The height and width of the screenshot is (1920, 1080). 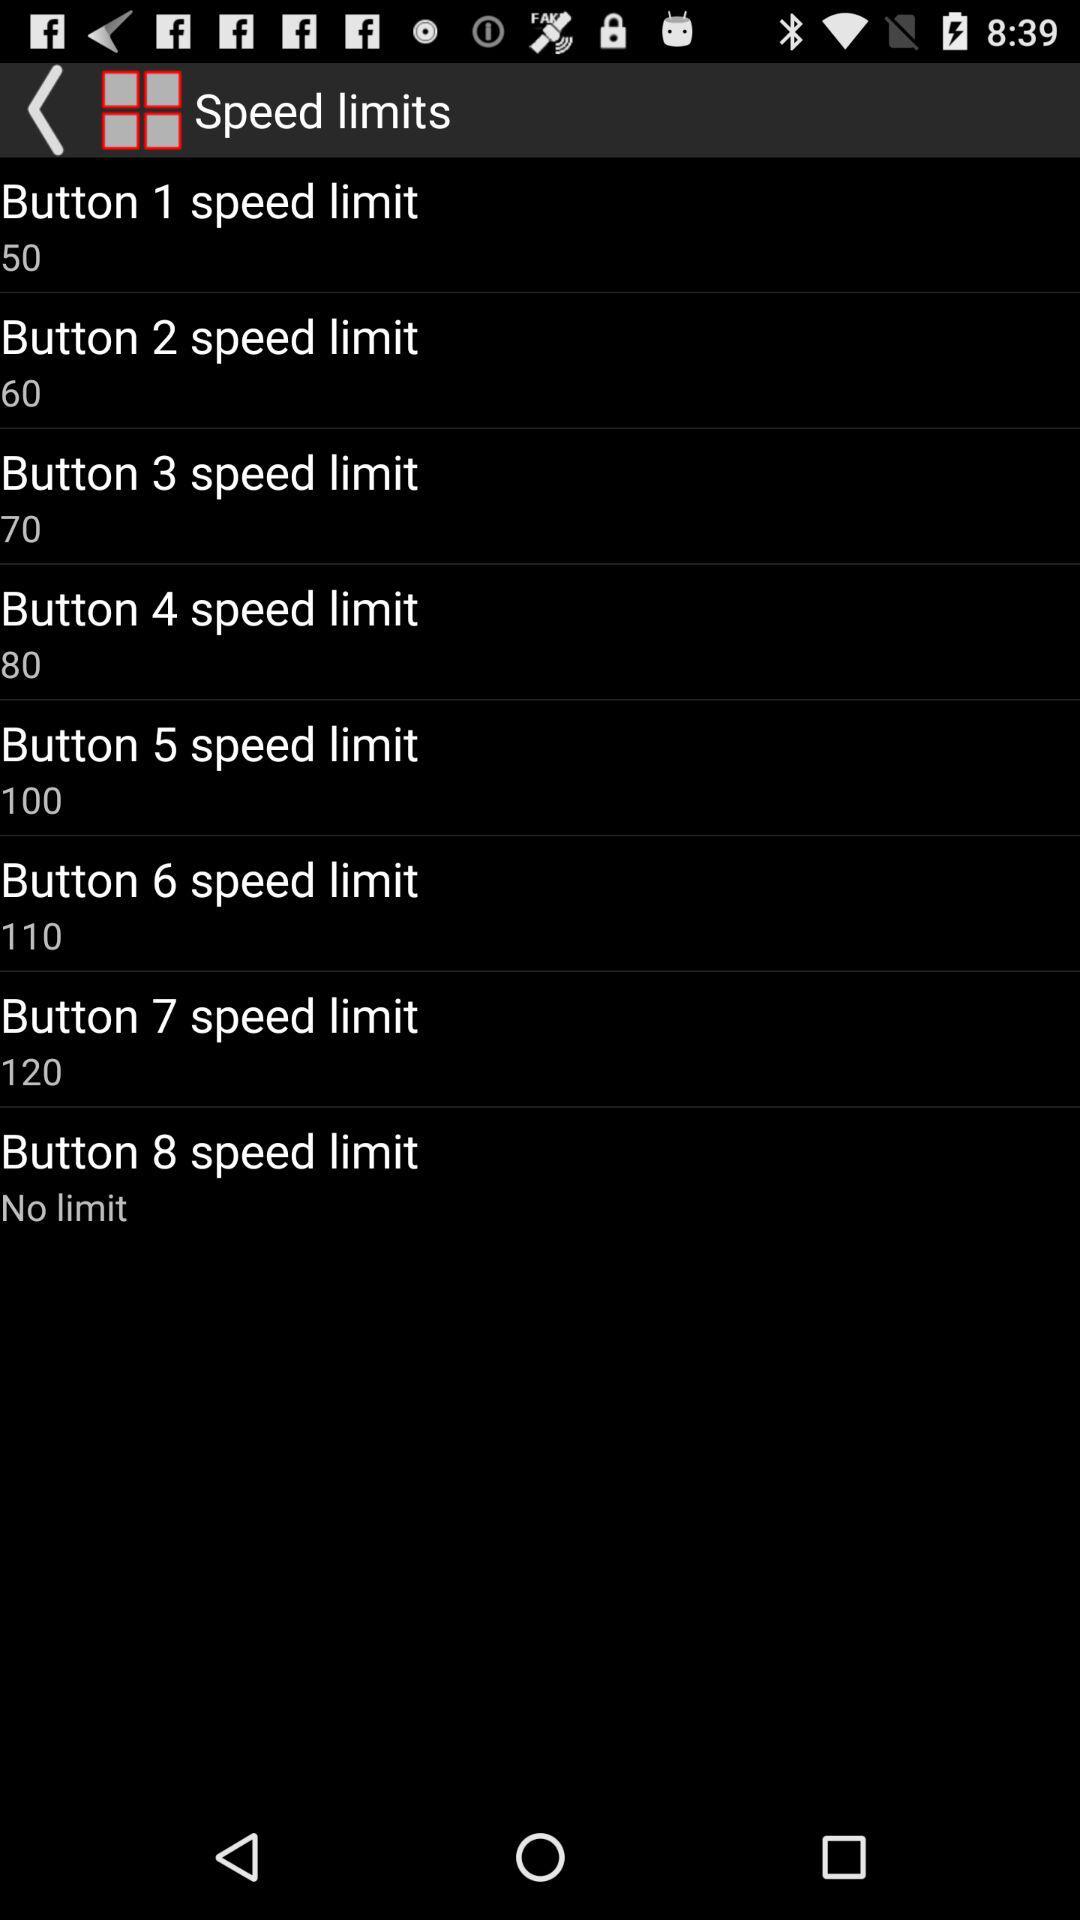 I want to click on icon below button 8 speed, so click(x=62, y=1205).